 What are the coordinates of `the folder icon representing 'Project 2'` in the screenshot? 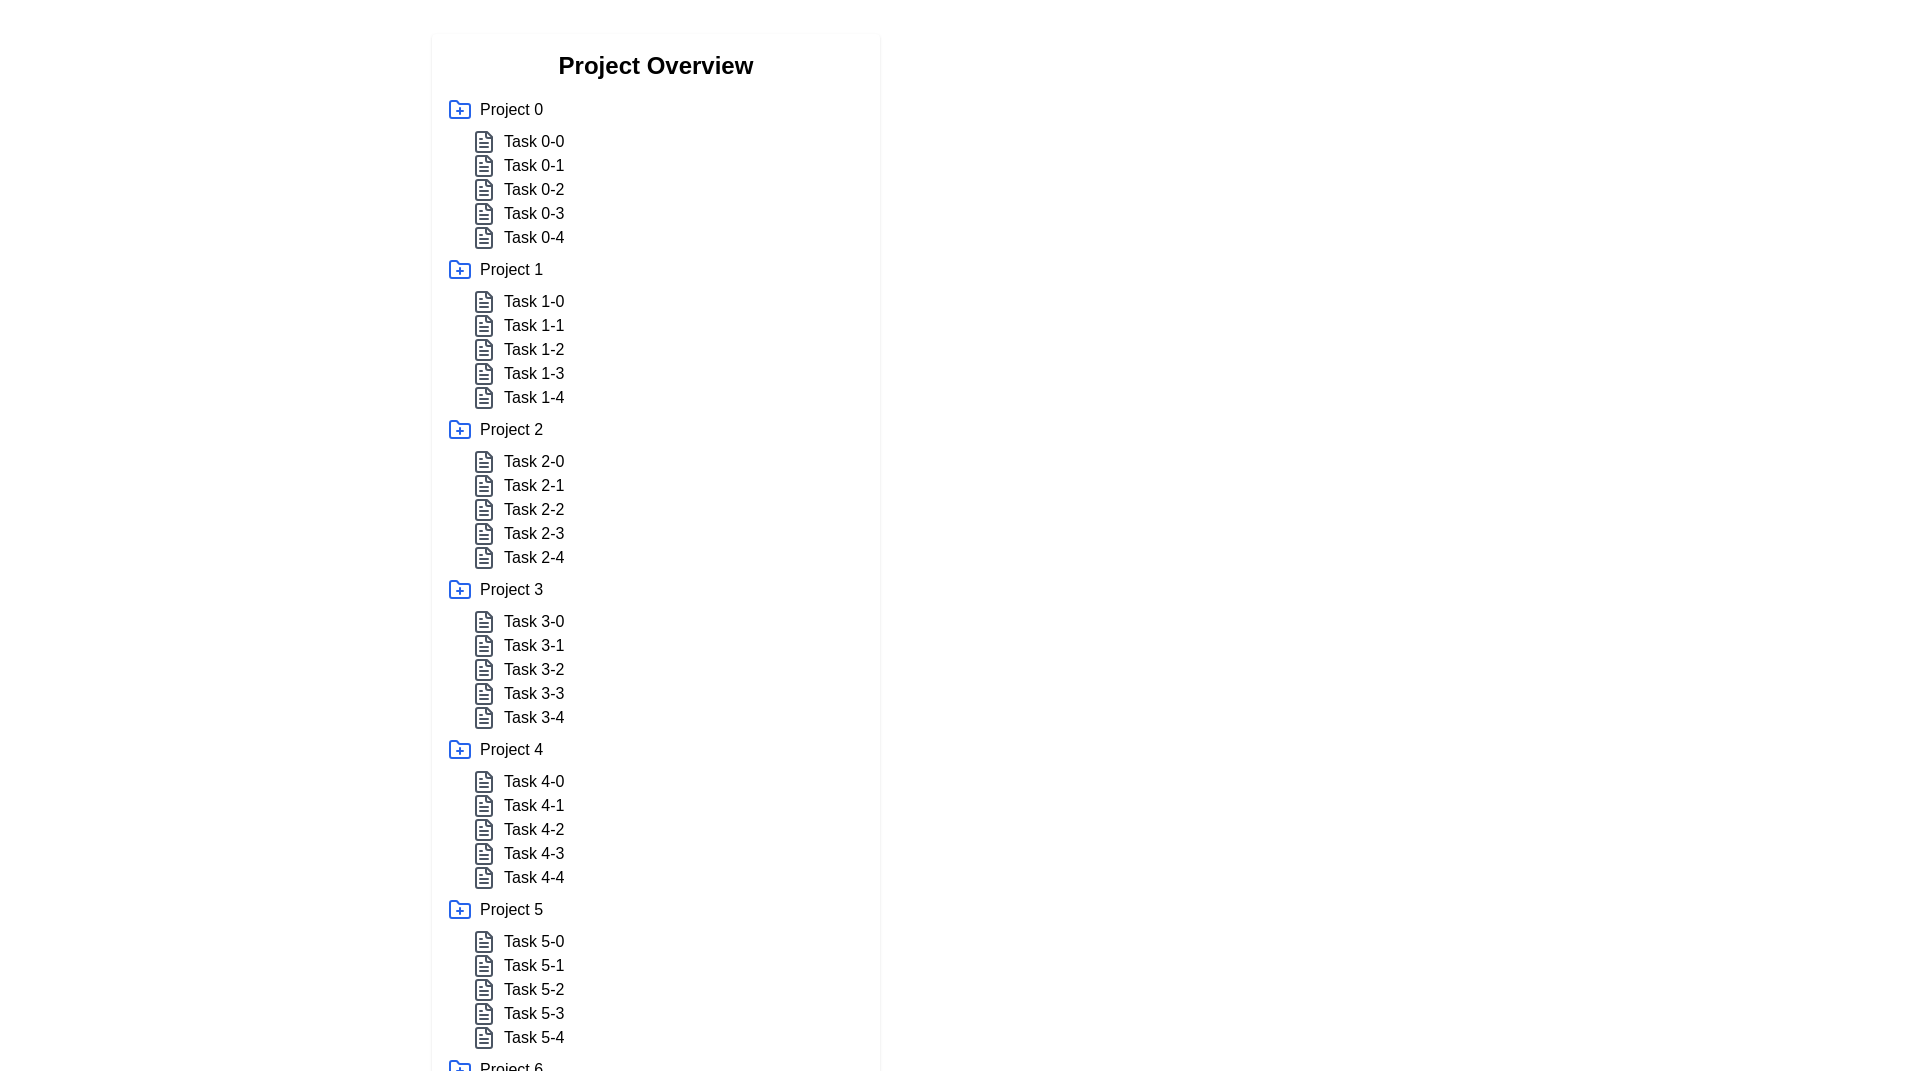 It's located at (459, 427).